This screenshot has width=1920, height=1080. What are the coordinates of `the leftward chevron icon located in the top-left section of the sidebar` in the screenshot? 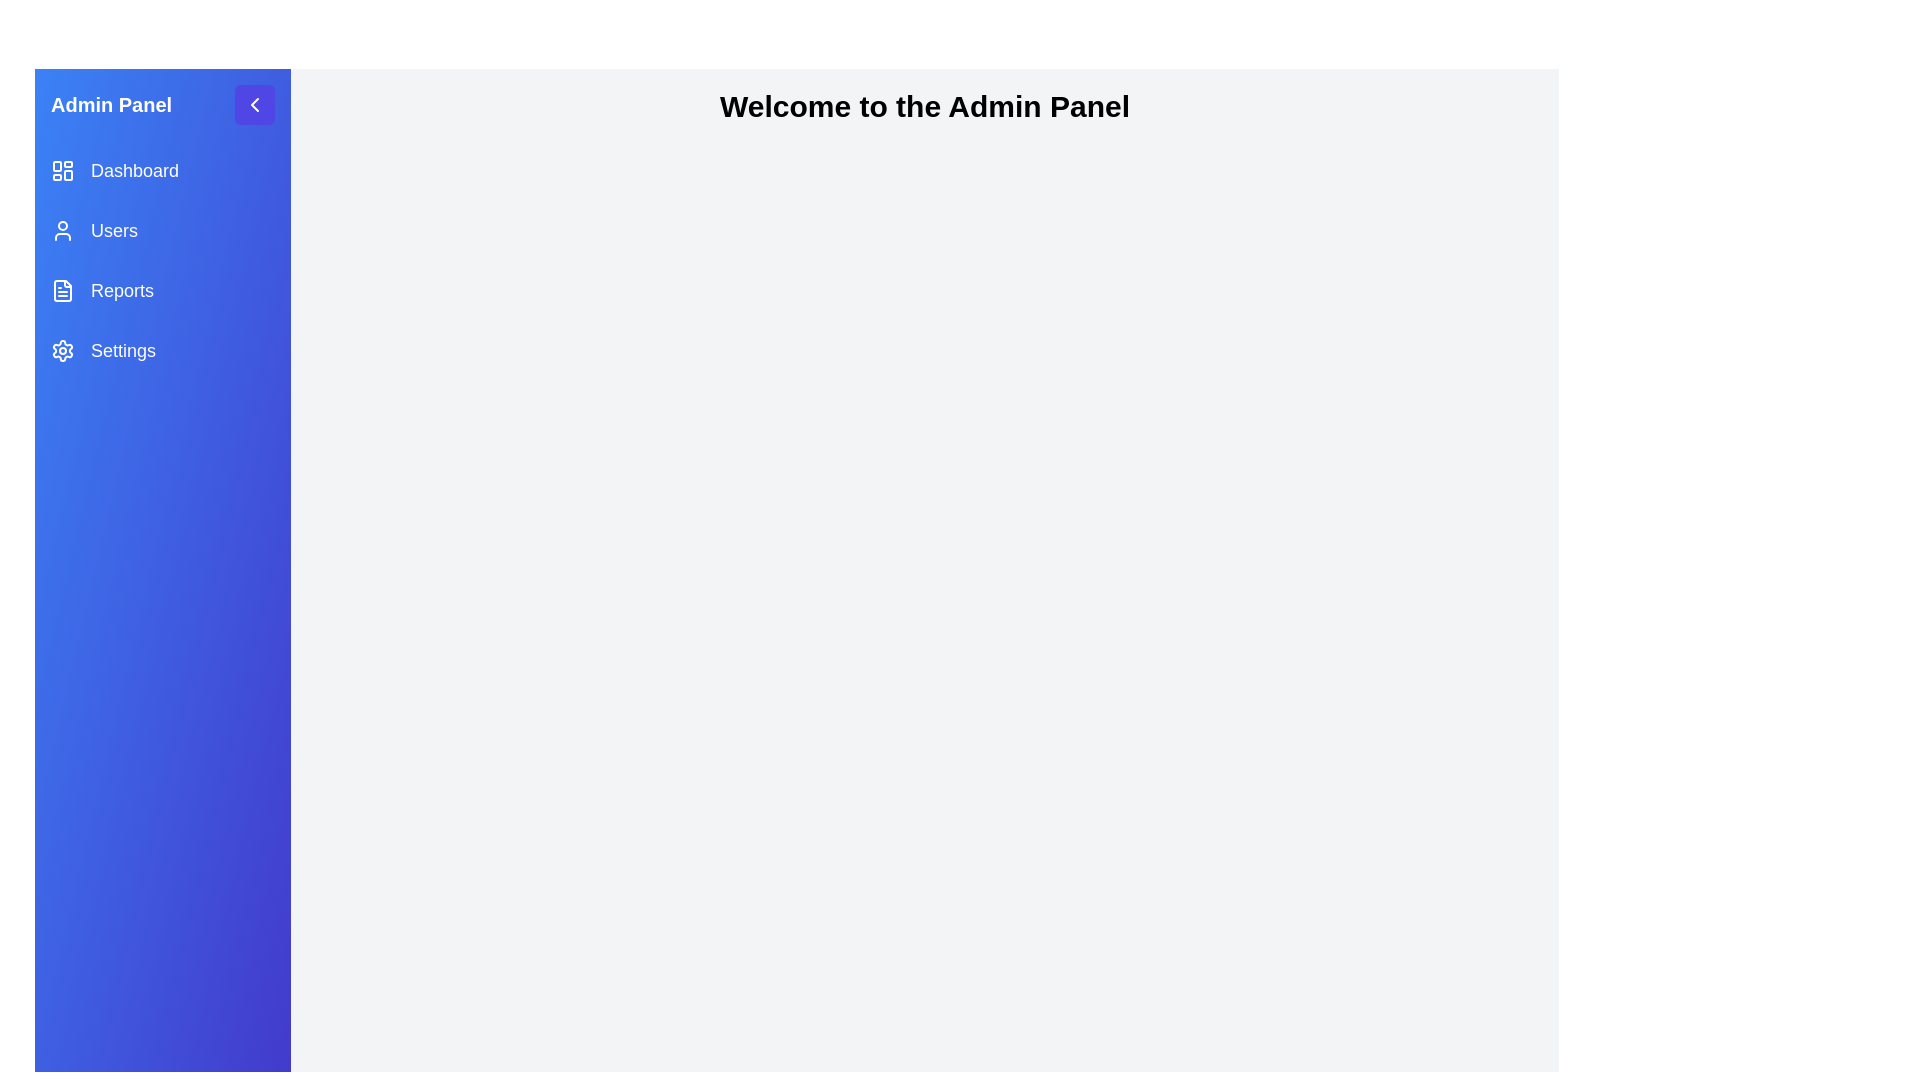 It's located at (253, 104).